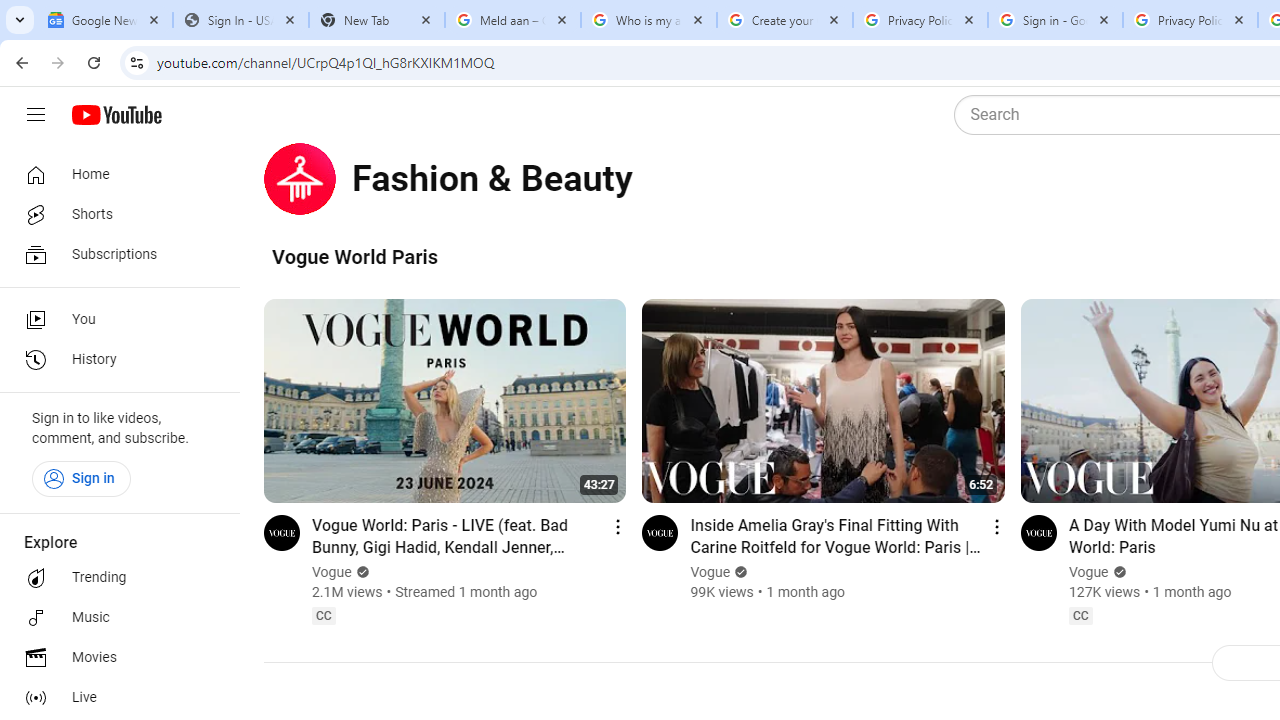 The height and width of the screenshot is (720, 1280). What do you see at coordinates (112, 360) in the screenshot?
I see `'History'` at bounding box center [112, 360].